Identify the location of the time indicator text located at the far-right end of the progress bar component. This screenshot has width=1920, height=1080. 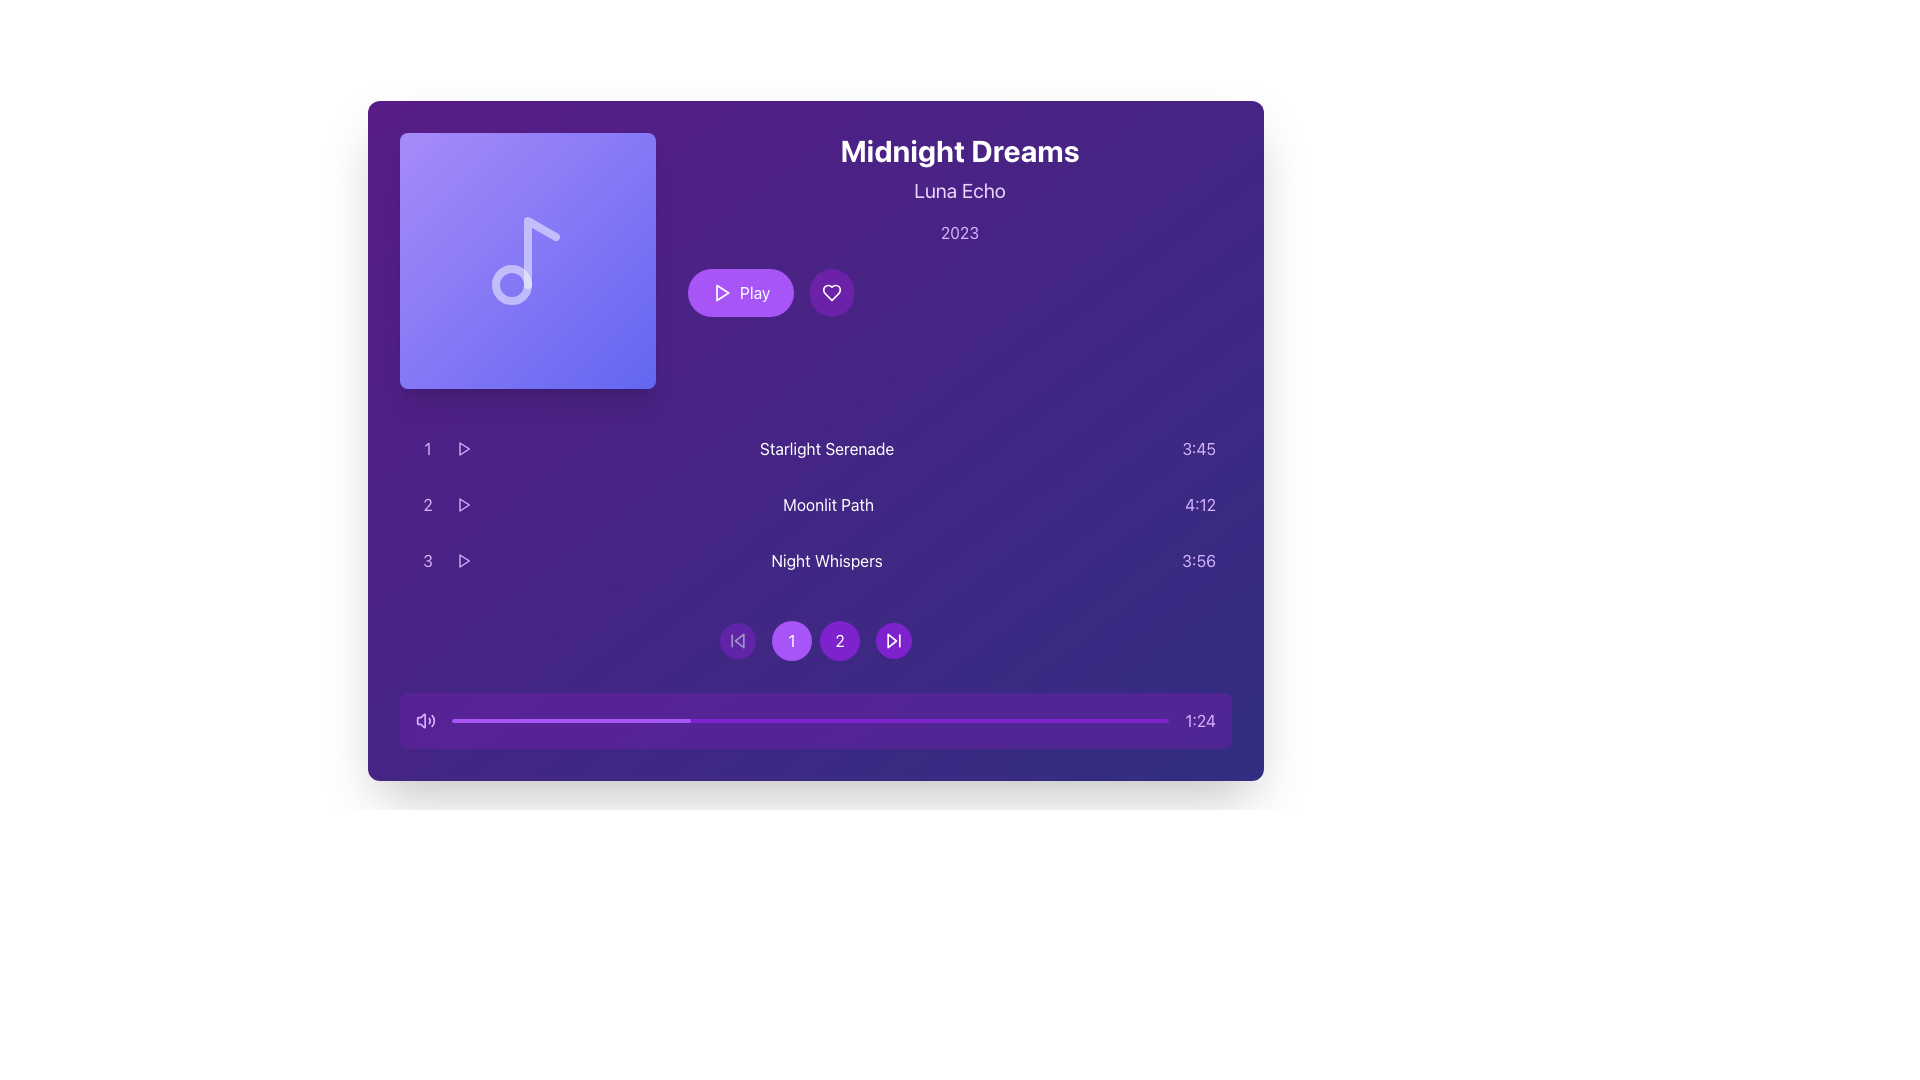
(1200, 721).